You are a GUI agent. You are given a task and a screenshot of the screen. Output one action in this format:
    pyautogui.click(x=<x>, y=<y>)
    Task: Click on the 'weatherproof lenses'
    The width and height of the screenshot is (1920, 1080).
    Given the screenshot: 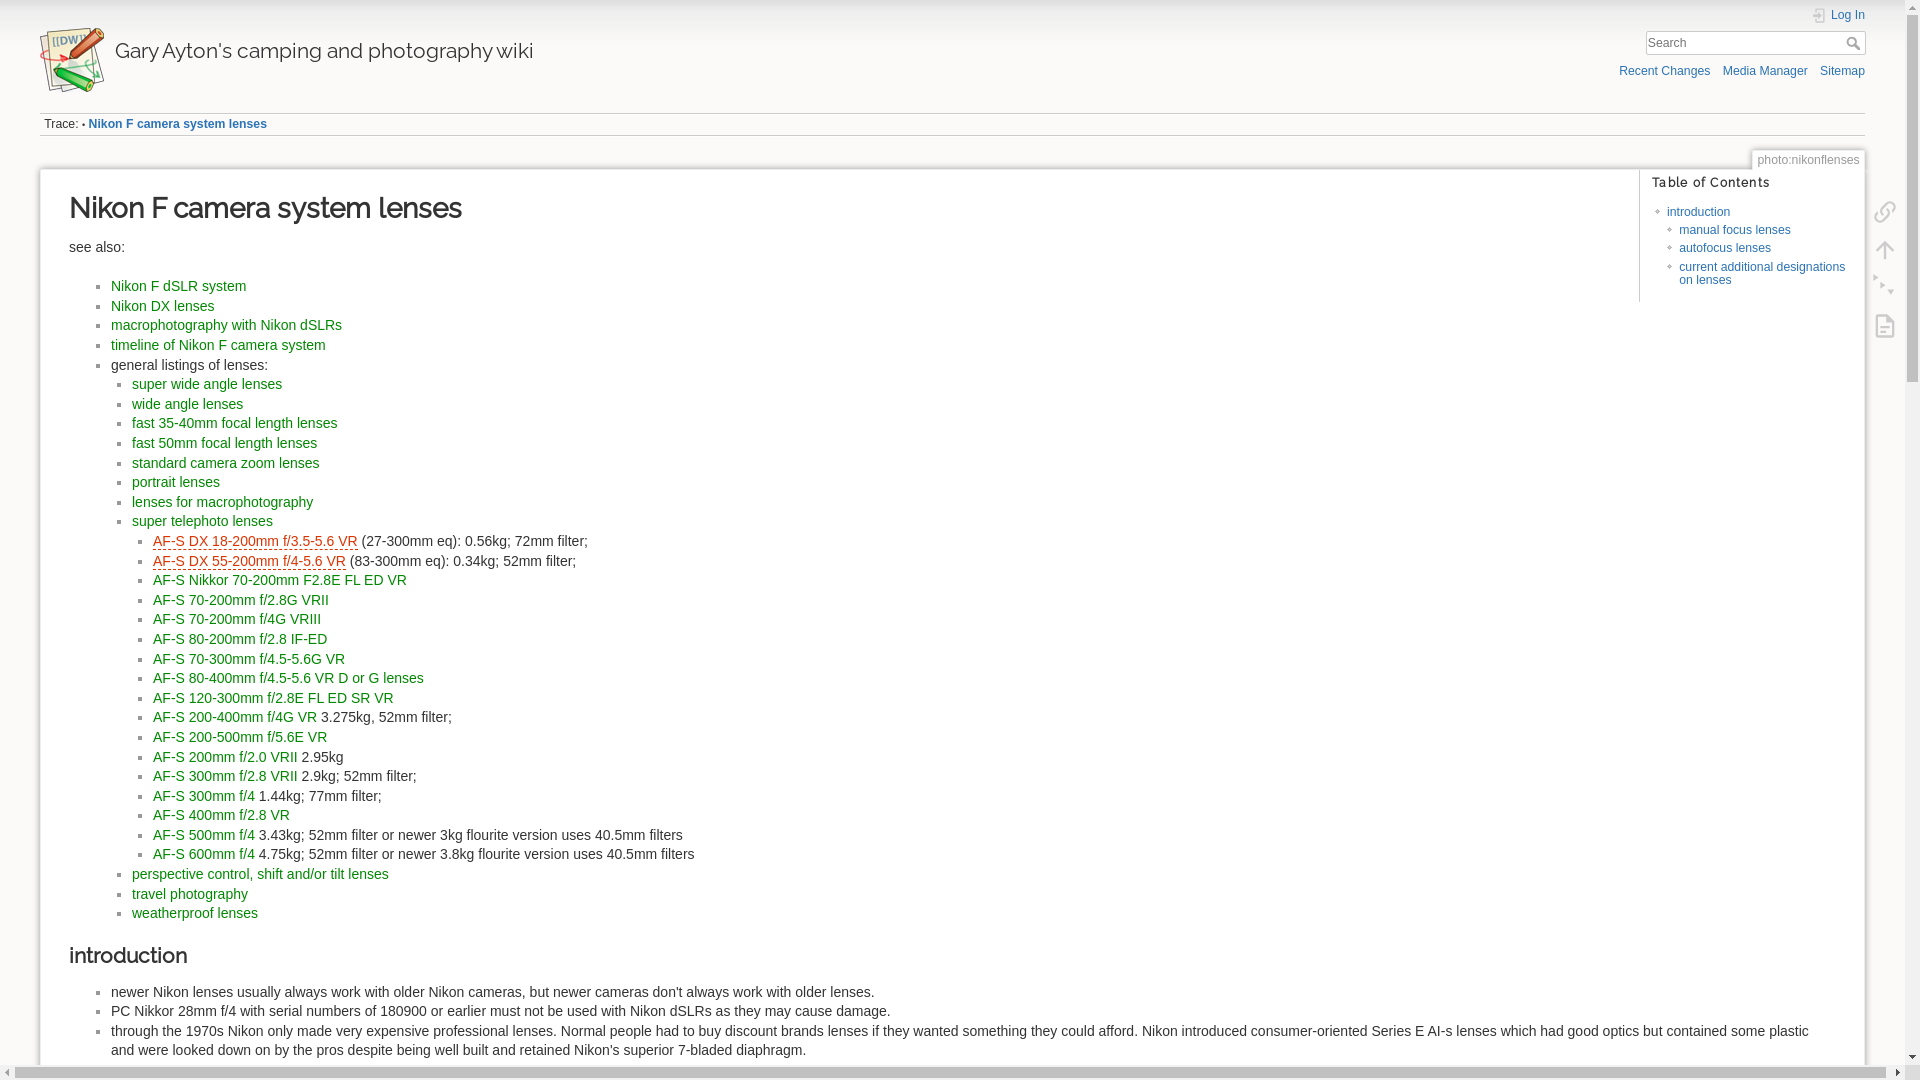 What is the action you would take?
    pyautogui.click(x=195, y=913)
    